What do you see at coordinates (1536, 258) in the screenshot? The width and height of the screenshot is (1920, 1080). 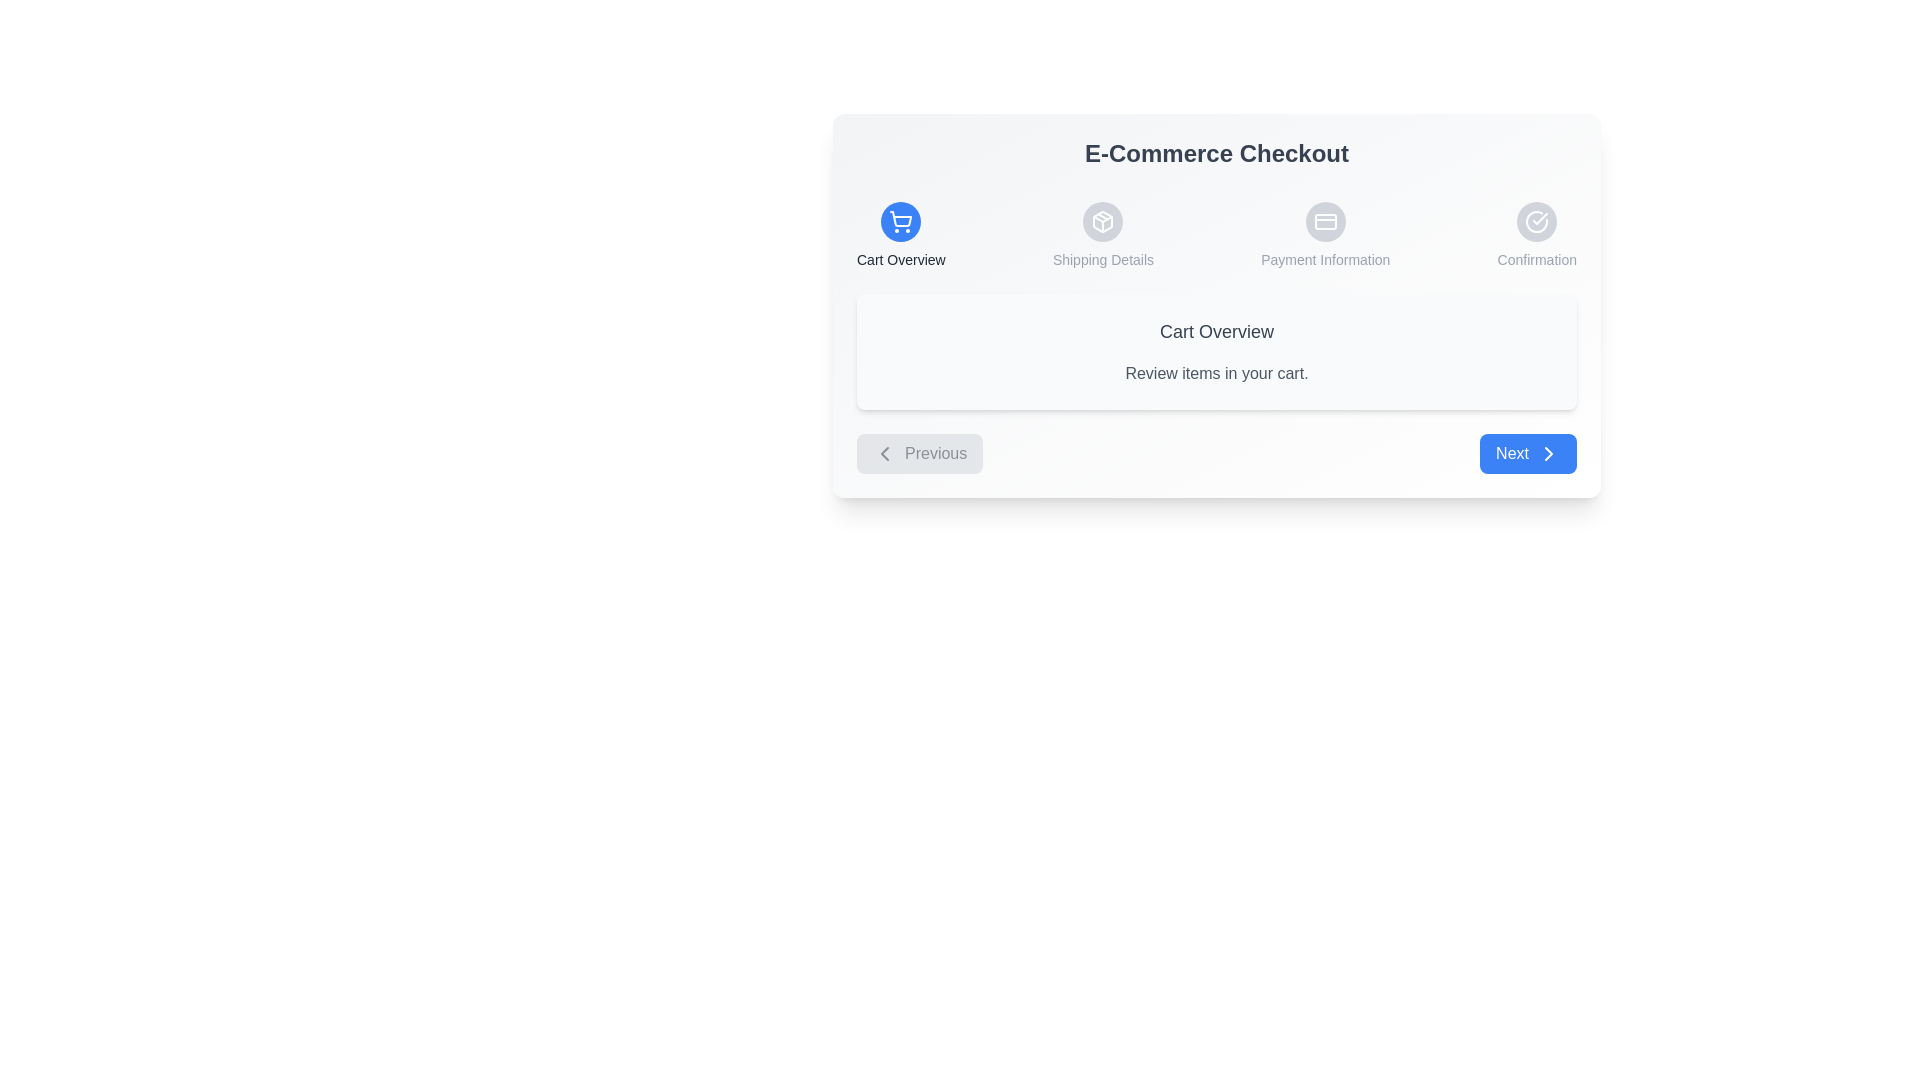 I see `the 'Confirmation' text label element, which indicates the 'Confirmation' stage in the progress workflow, located below a checkmark icon in the top-right corner of the interface` at bounding box center [1536, 258].